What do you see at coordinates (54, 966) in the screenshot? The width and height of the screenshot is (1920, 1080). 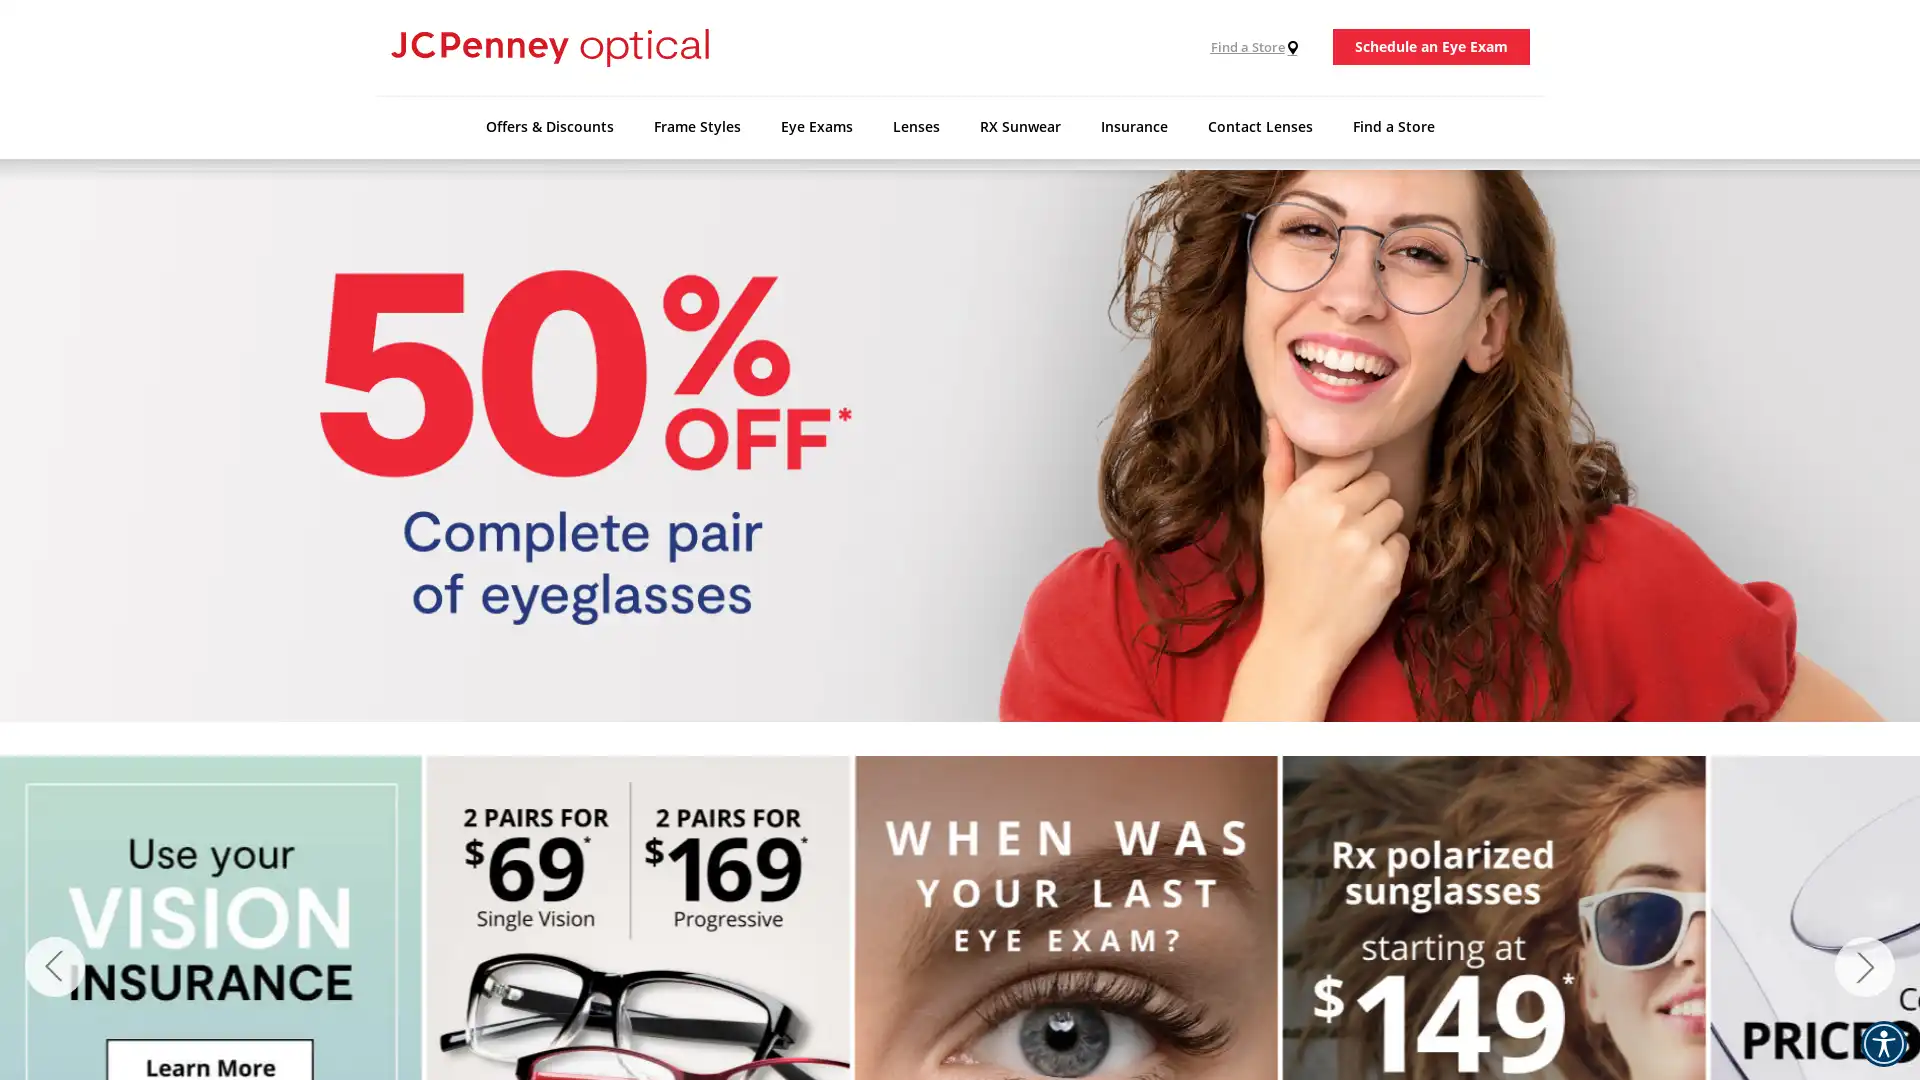 I see `prev` at bounding box center [54, 966].